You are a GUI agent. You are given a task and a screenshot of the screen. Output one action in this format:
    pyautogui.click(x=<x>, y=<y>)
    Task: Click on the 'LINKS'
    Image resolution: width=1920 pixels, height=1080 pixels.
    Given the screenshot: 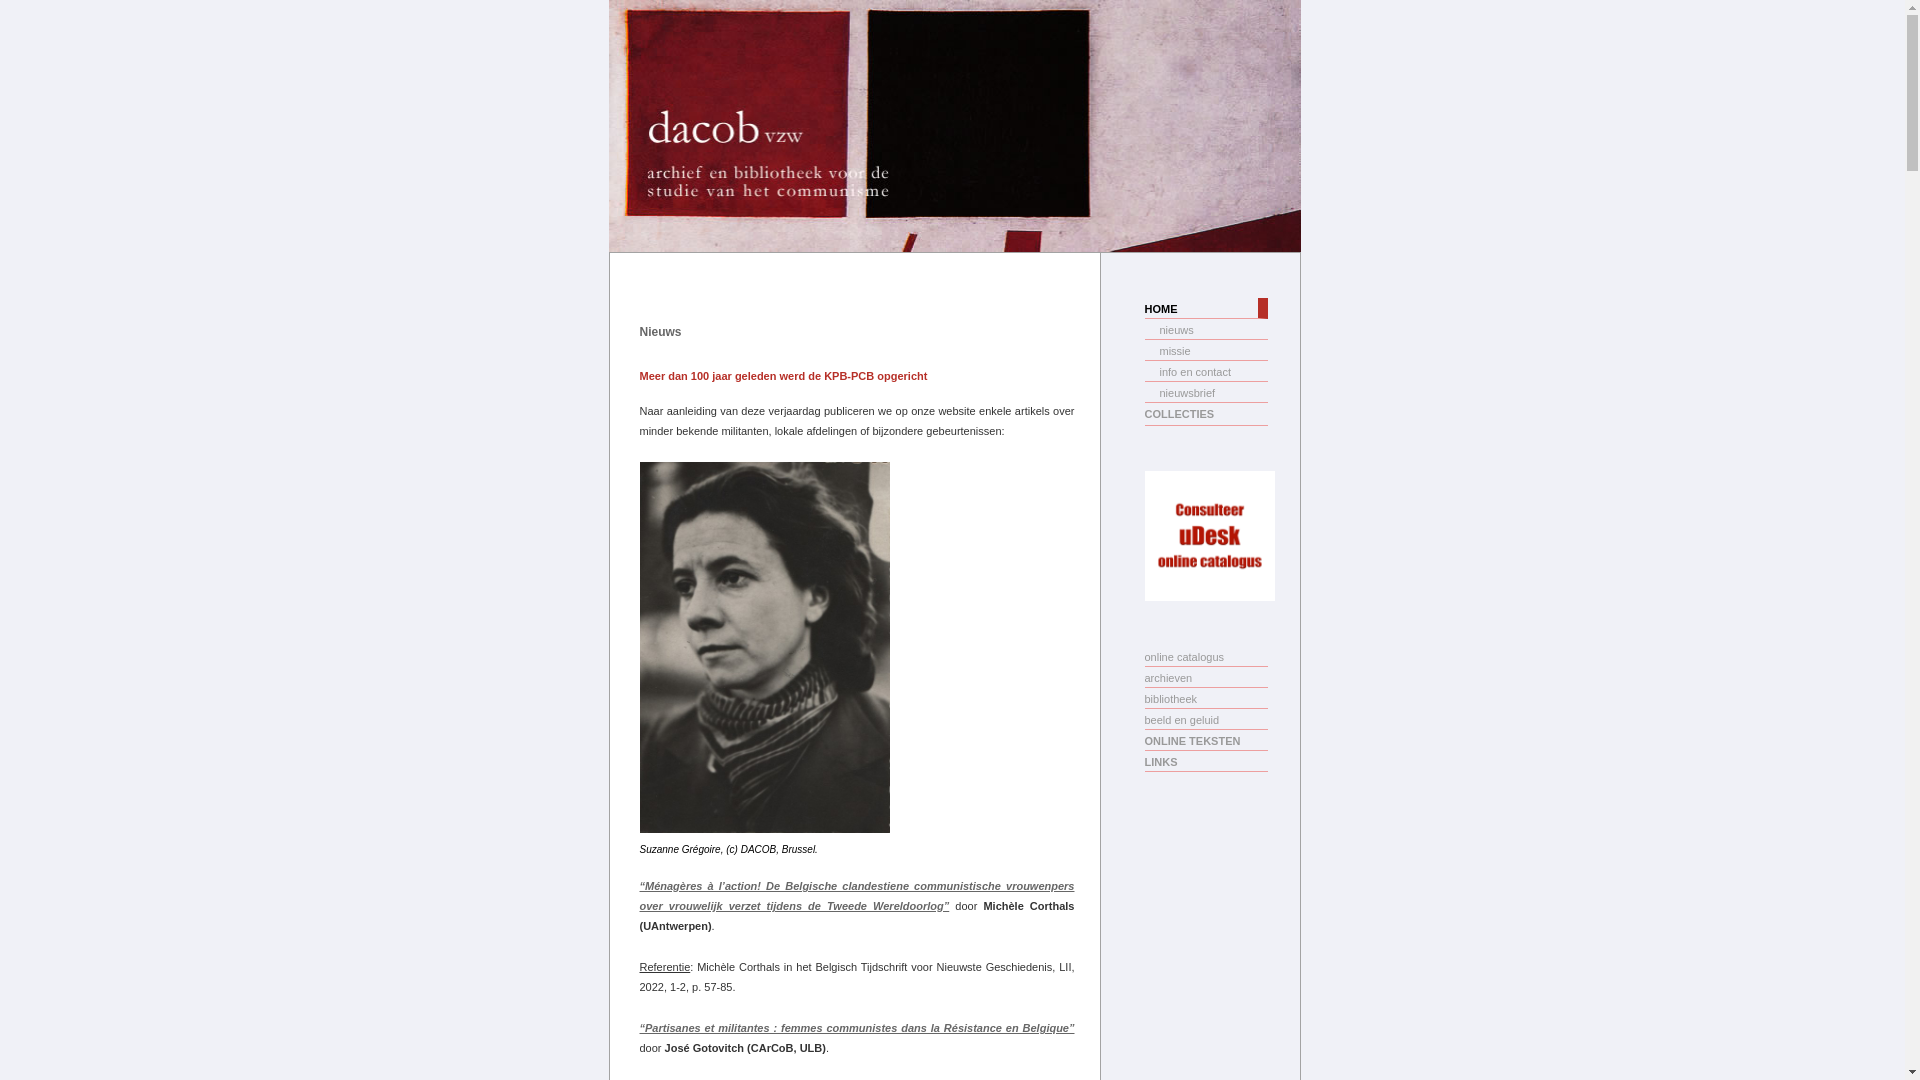 What is the action you would take?
    pyautogui.click(x=1204, y=761)
    